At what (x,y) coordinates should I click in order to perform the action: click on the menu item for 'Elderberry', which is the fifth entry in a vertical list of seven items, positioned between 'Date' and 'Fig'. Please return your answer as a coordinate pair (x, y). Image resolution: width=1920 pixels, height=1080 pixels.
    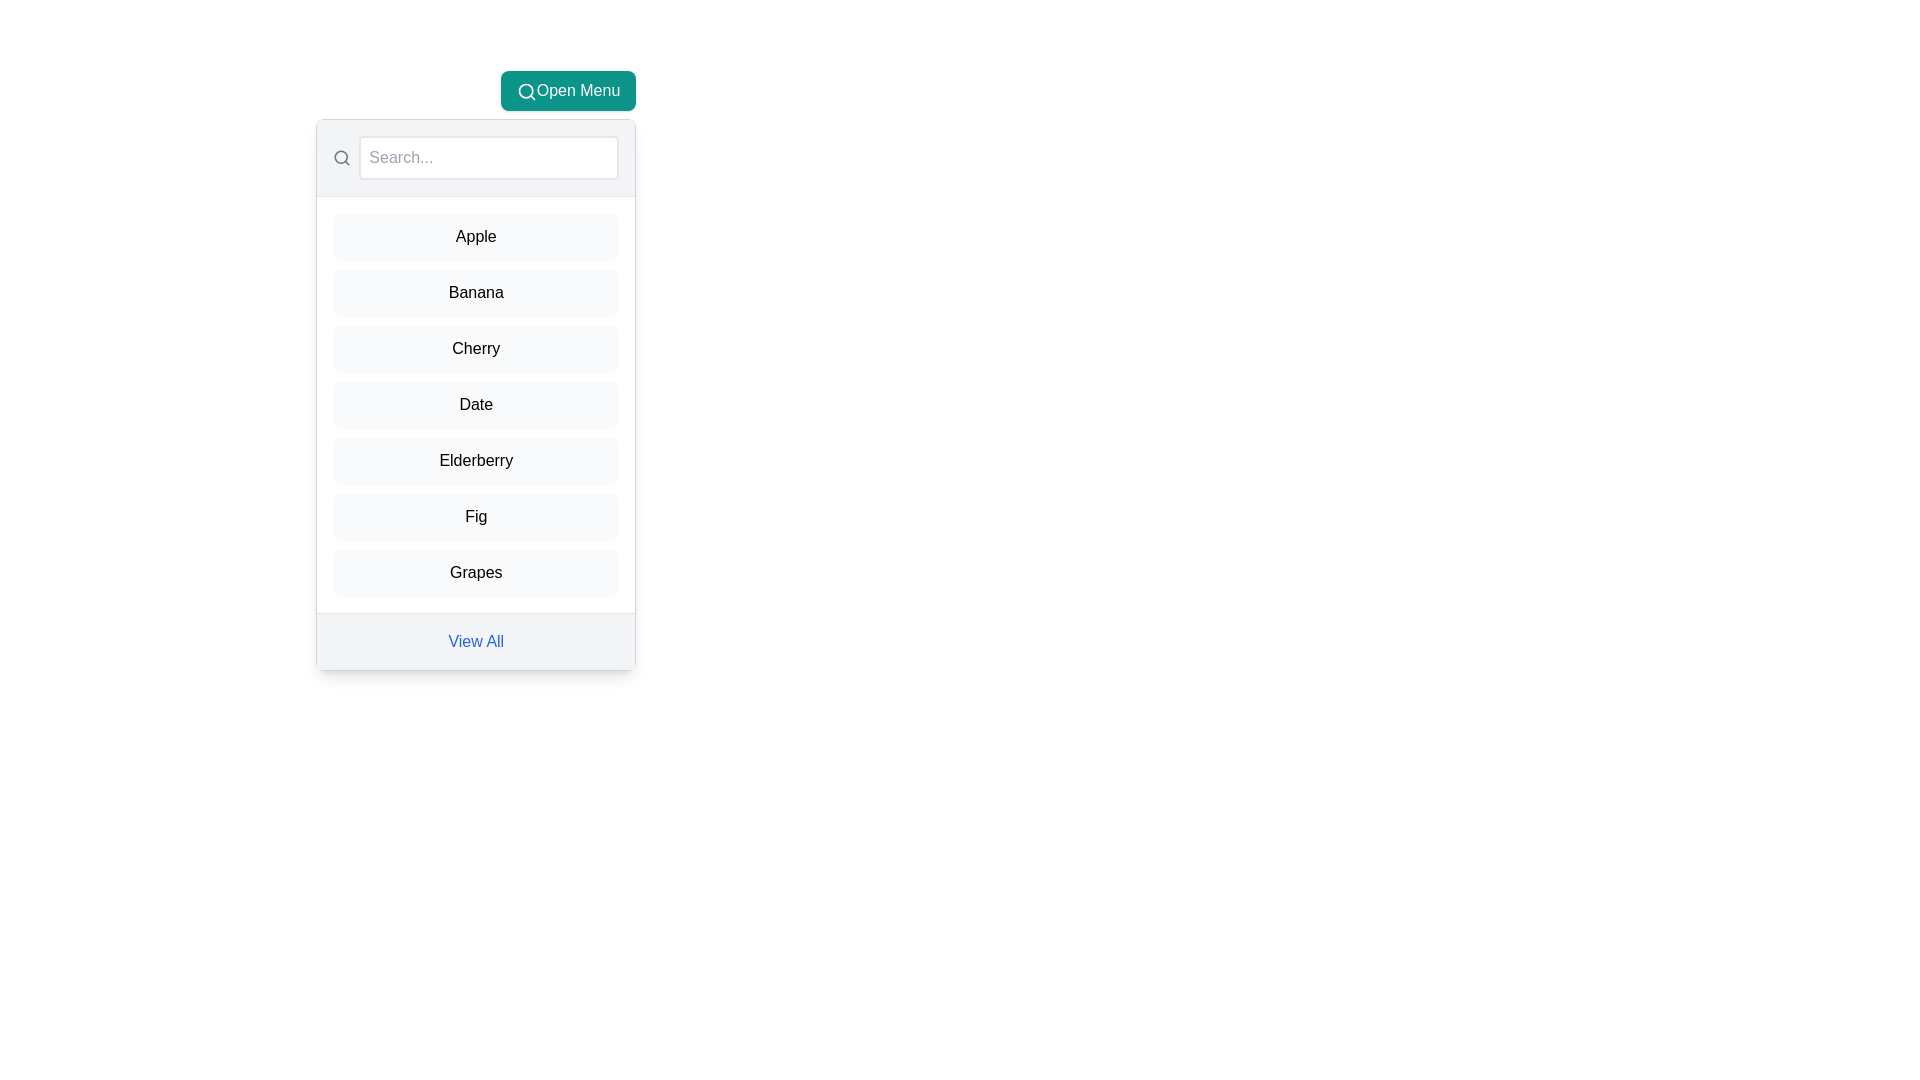
    Looking at the image, I should click on (475, 461).